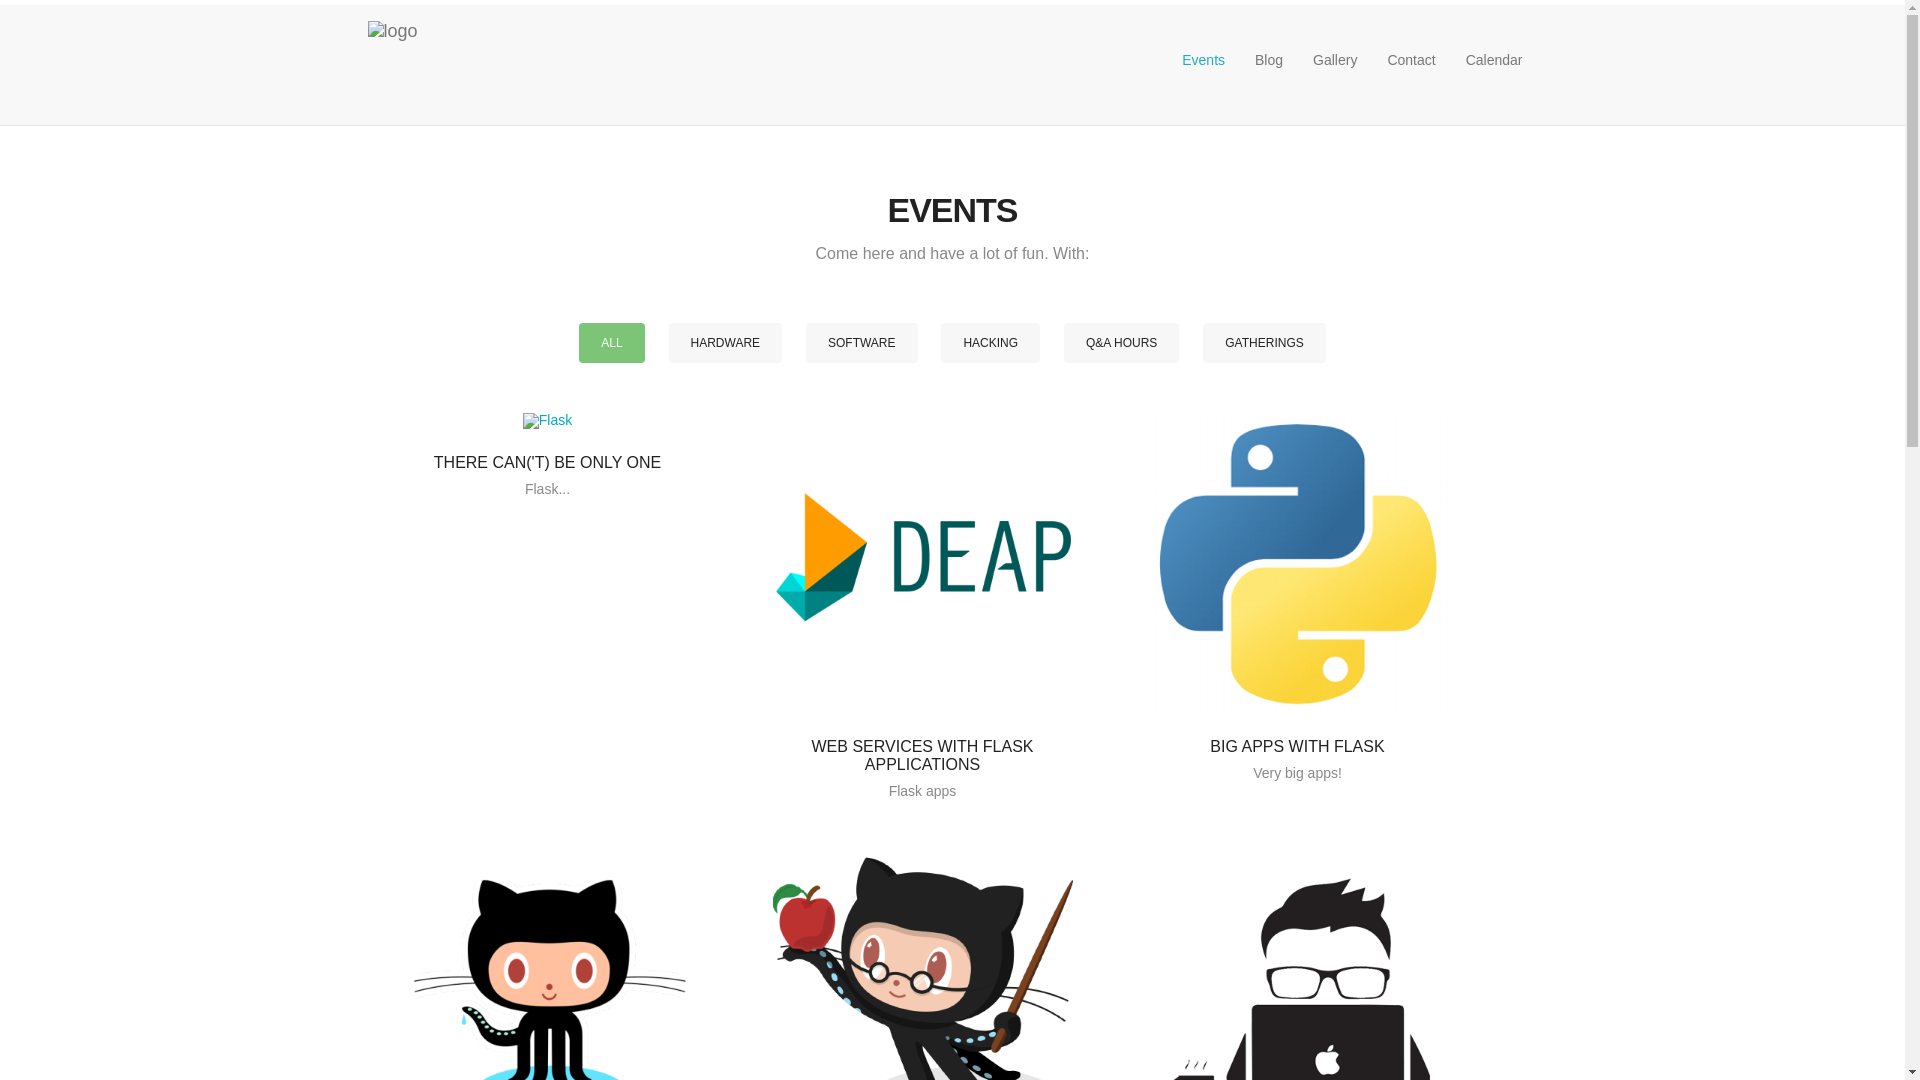 The width and height of the screenshot is (1920, 1080). Describe the element at coordinates (1202, 59) in the screenshot. I see `'Events'` at that location.